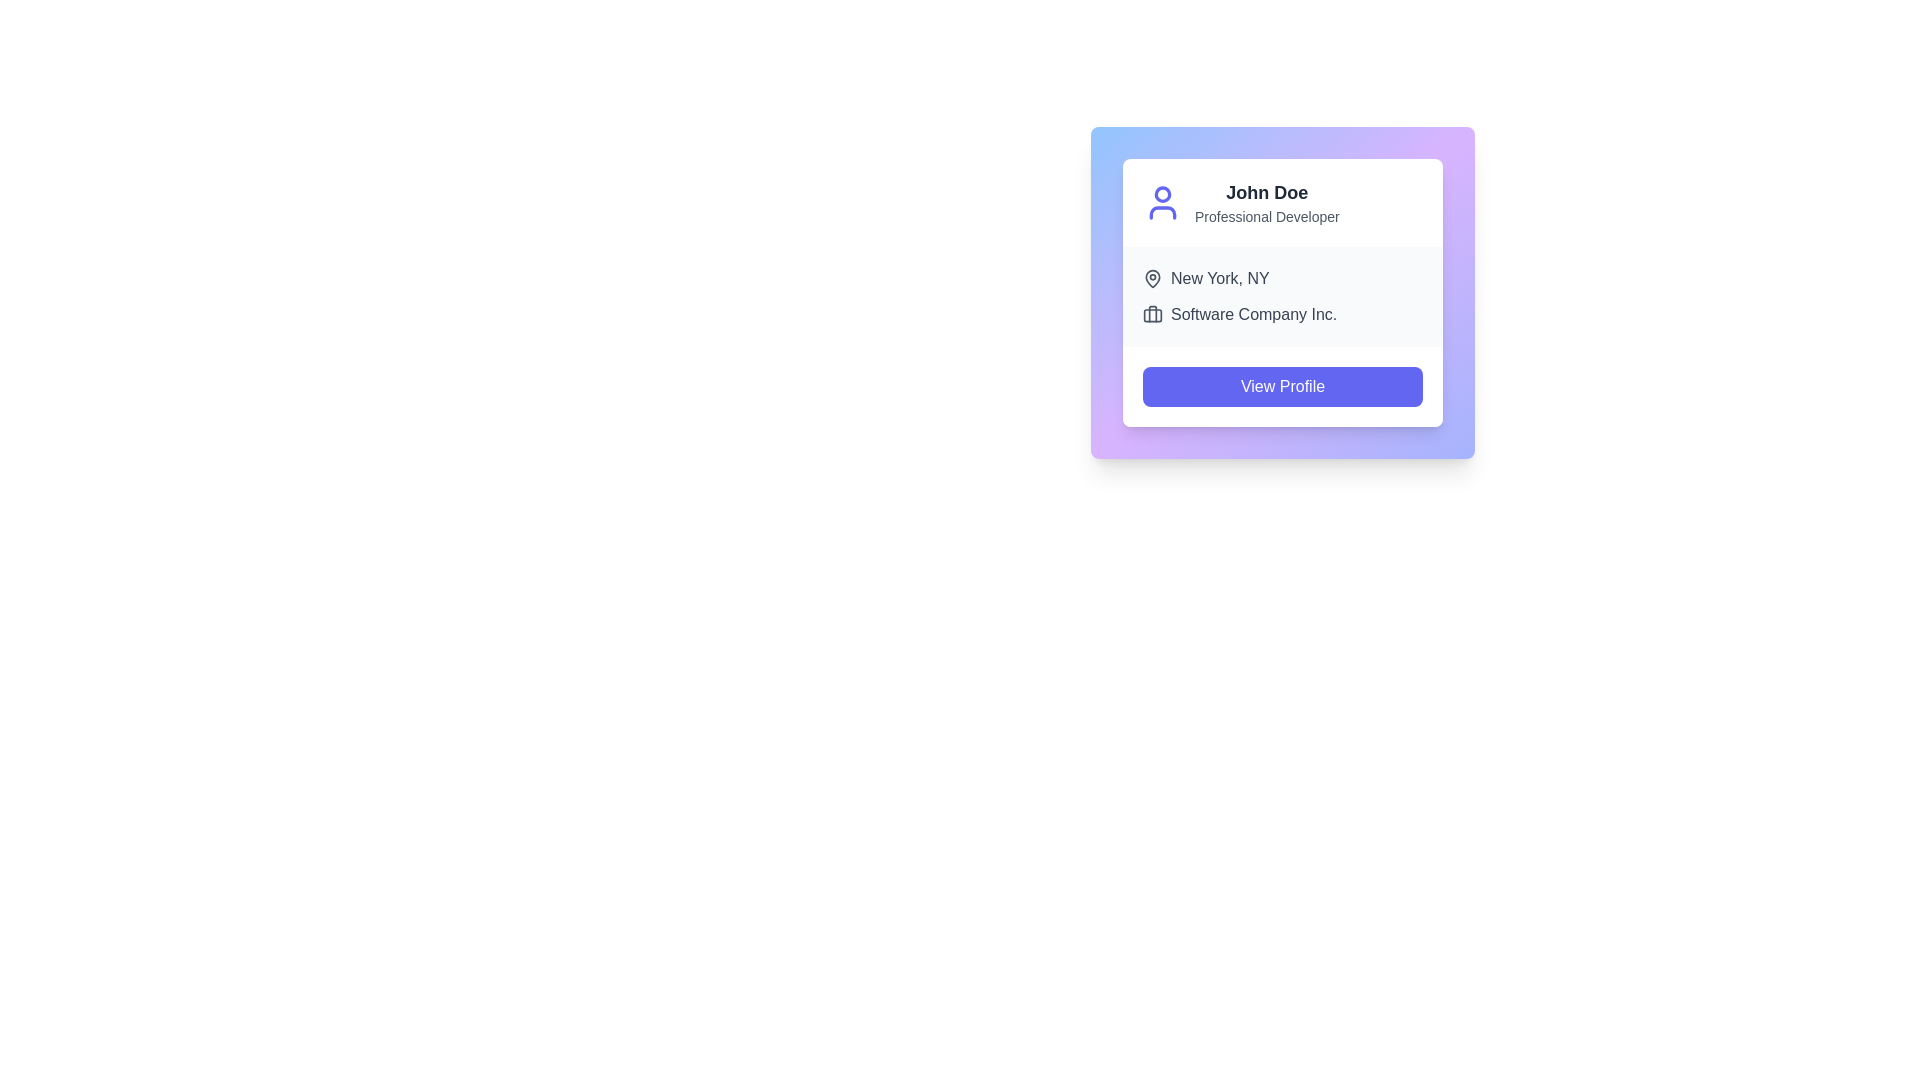 This screenshot has width=1920, height=1080. Describe the element at coordinates (1253, 315) in the screenshot. I see `text label that specifies the employer or workplace associated with the displayed profile, located below 'New York, NY' and above the 'View Profile' button` at that location.